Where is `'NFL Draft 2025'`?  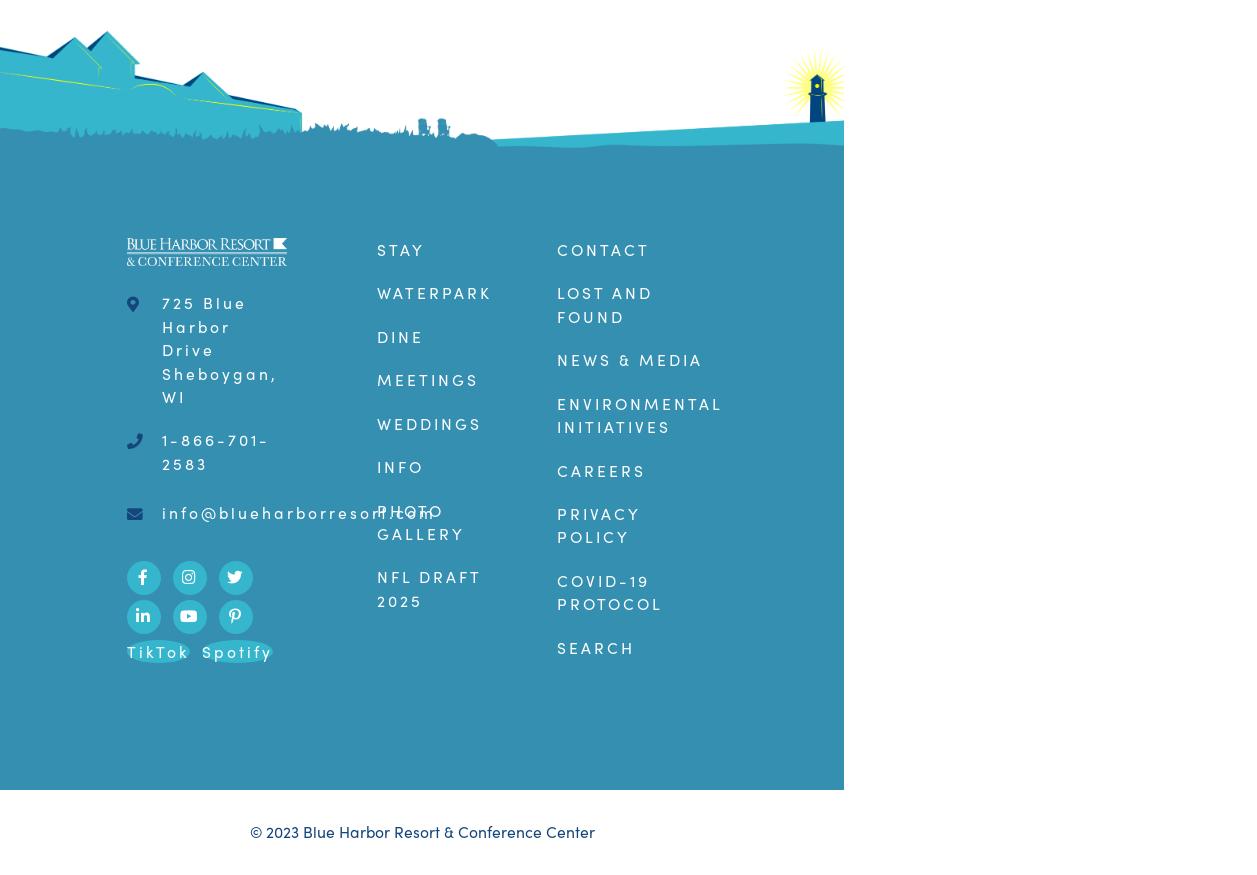
'NFL Draft 2025' is located at coordinates (428, 588).